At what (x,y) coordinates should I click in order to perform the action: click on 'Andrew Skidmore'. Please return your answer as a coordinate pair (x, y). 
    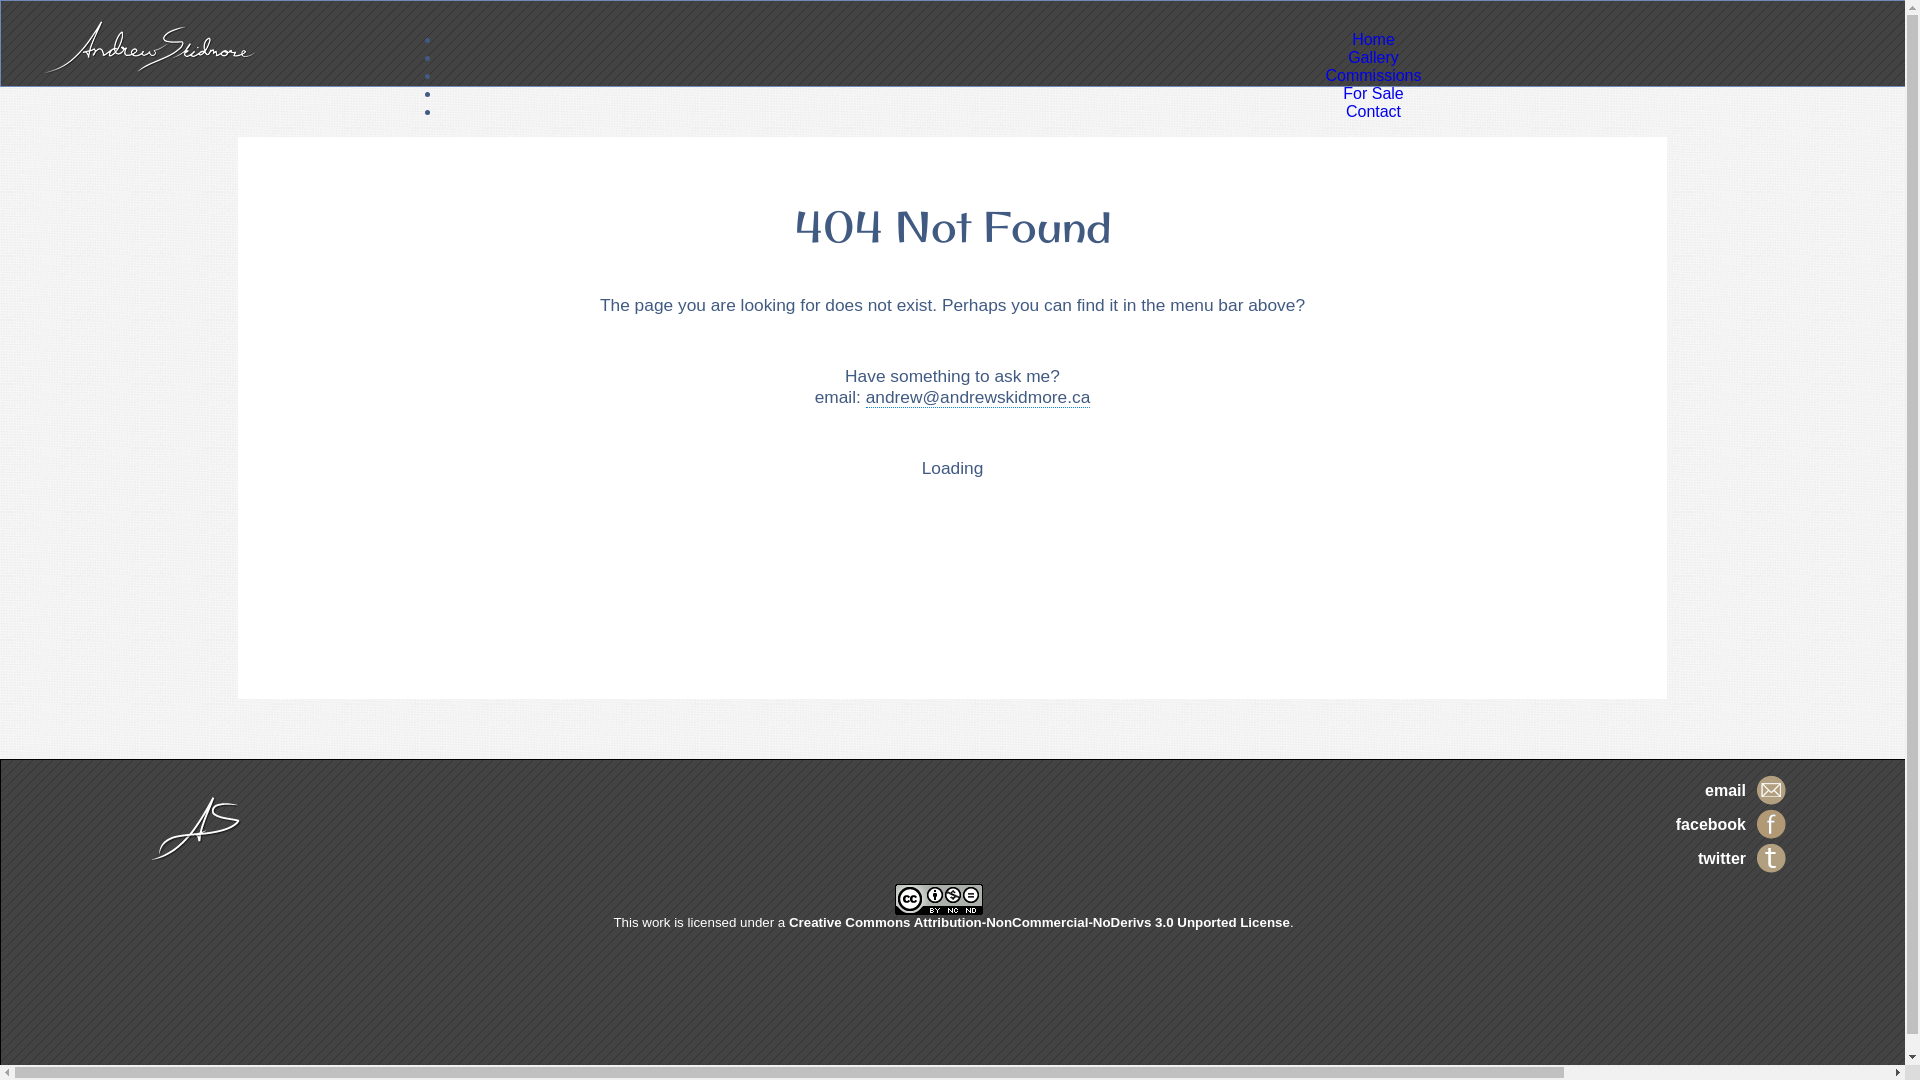
    Looking at the image, I should click on (147, 45).